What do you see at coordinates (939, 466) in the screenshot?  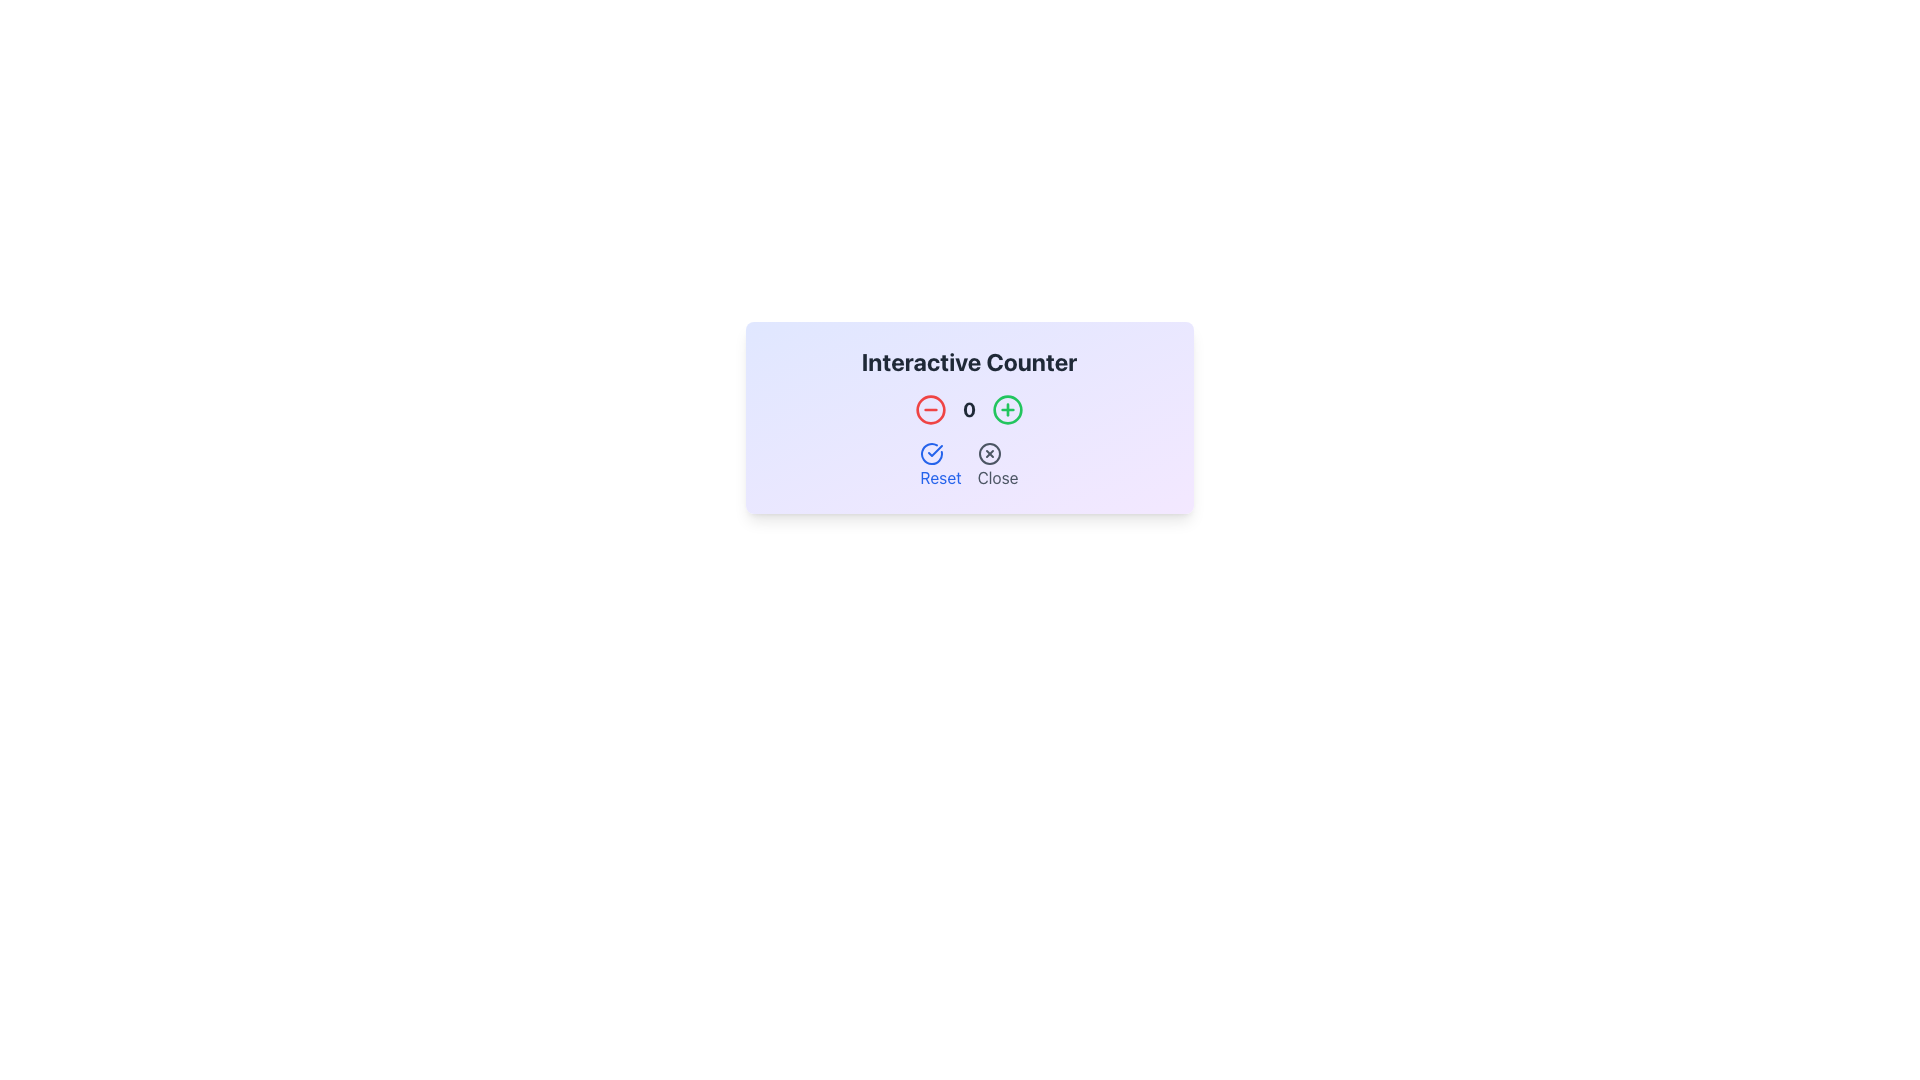 I see `the 'Reset' button` at bounding box center [939, 466].